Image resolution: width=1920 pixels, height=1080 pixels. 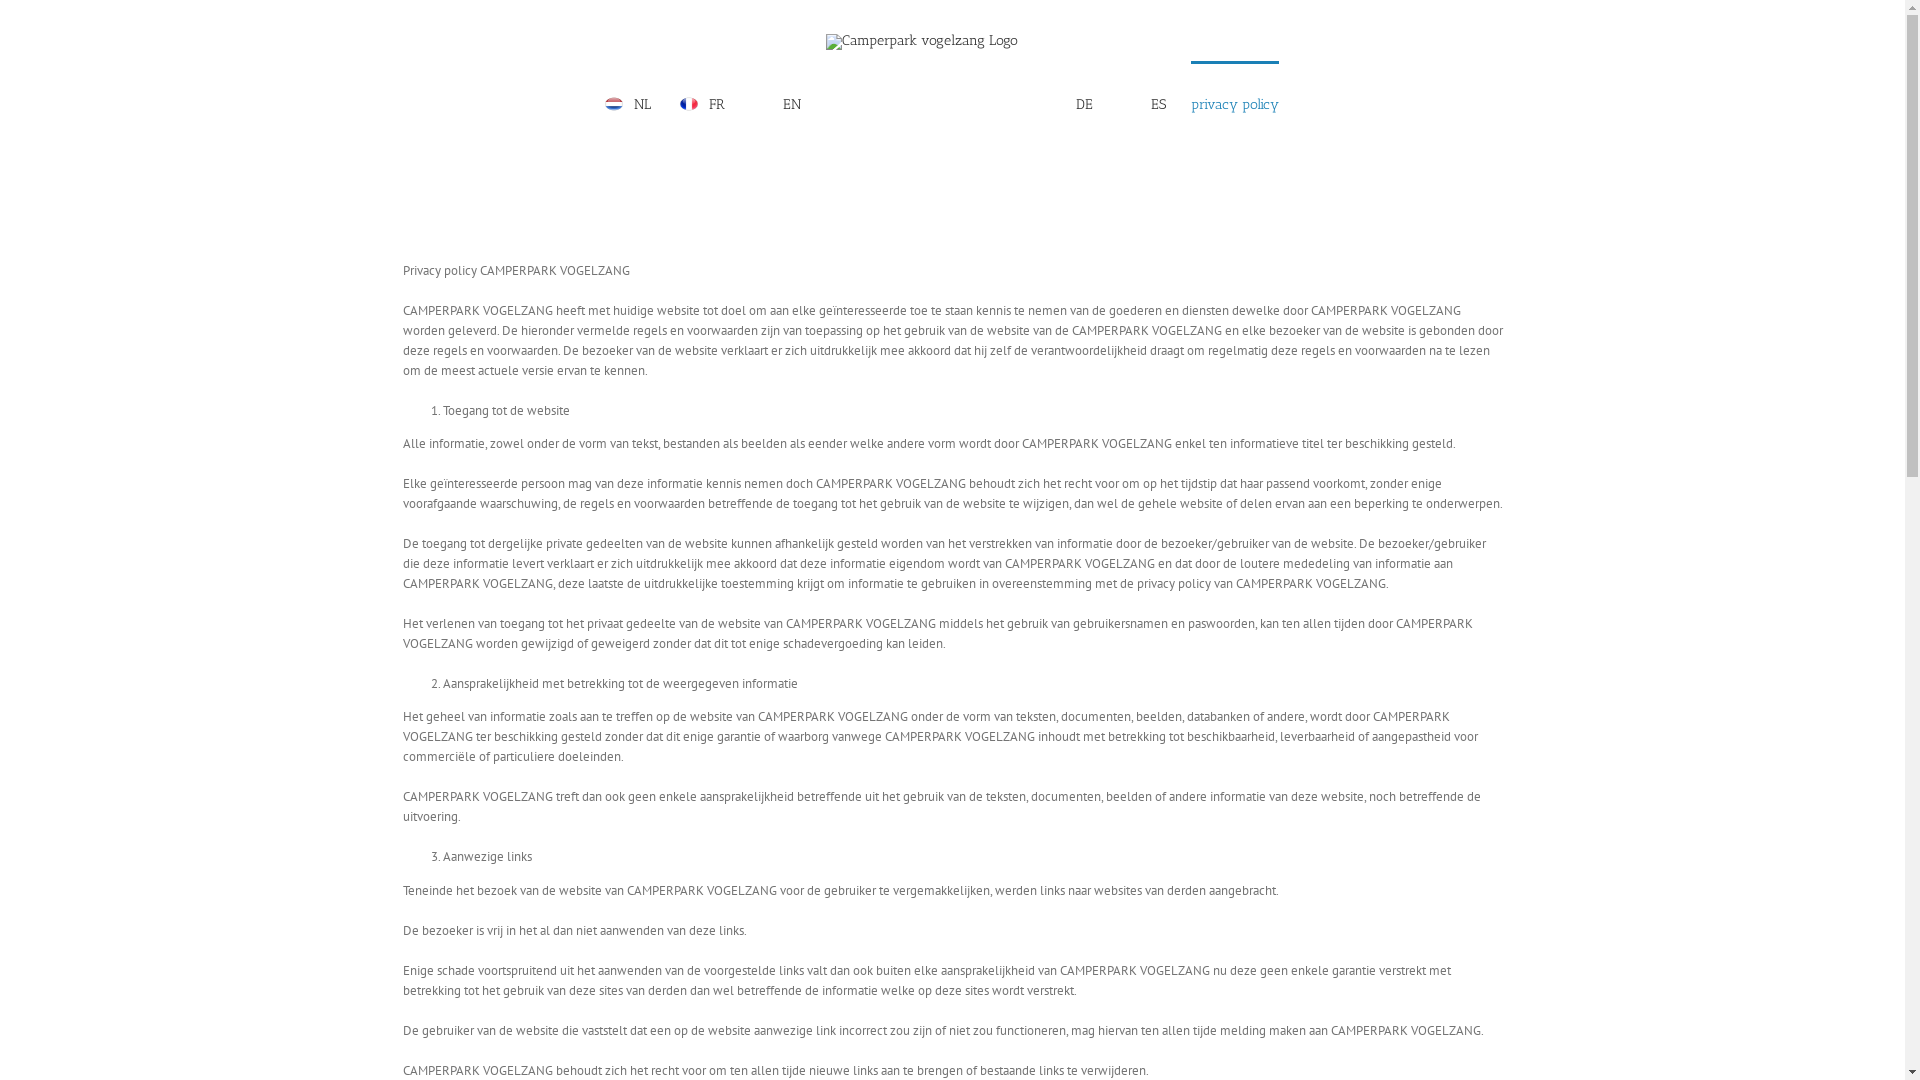 What do you see at coordinates (613, 104) in the screenshot?
I see `'netherlands_640'` at bounding box center [613, 104].